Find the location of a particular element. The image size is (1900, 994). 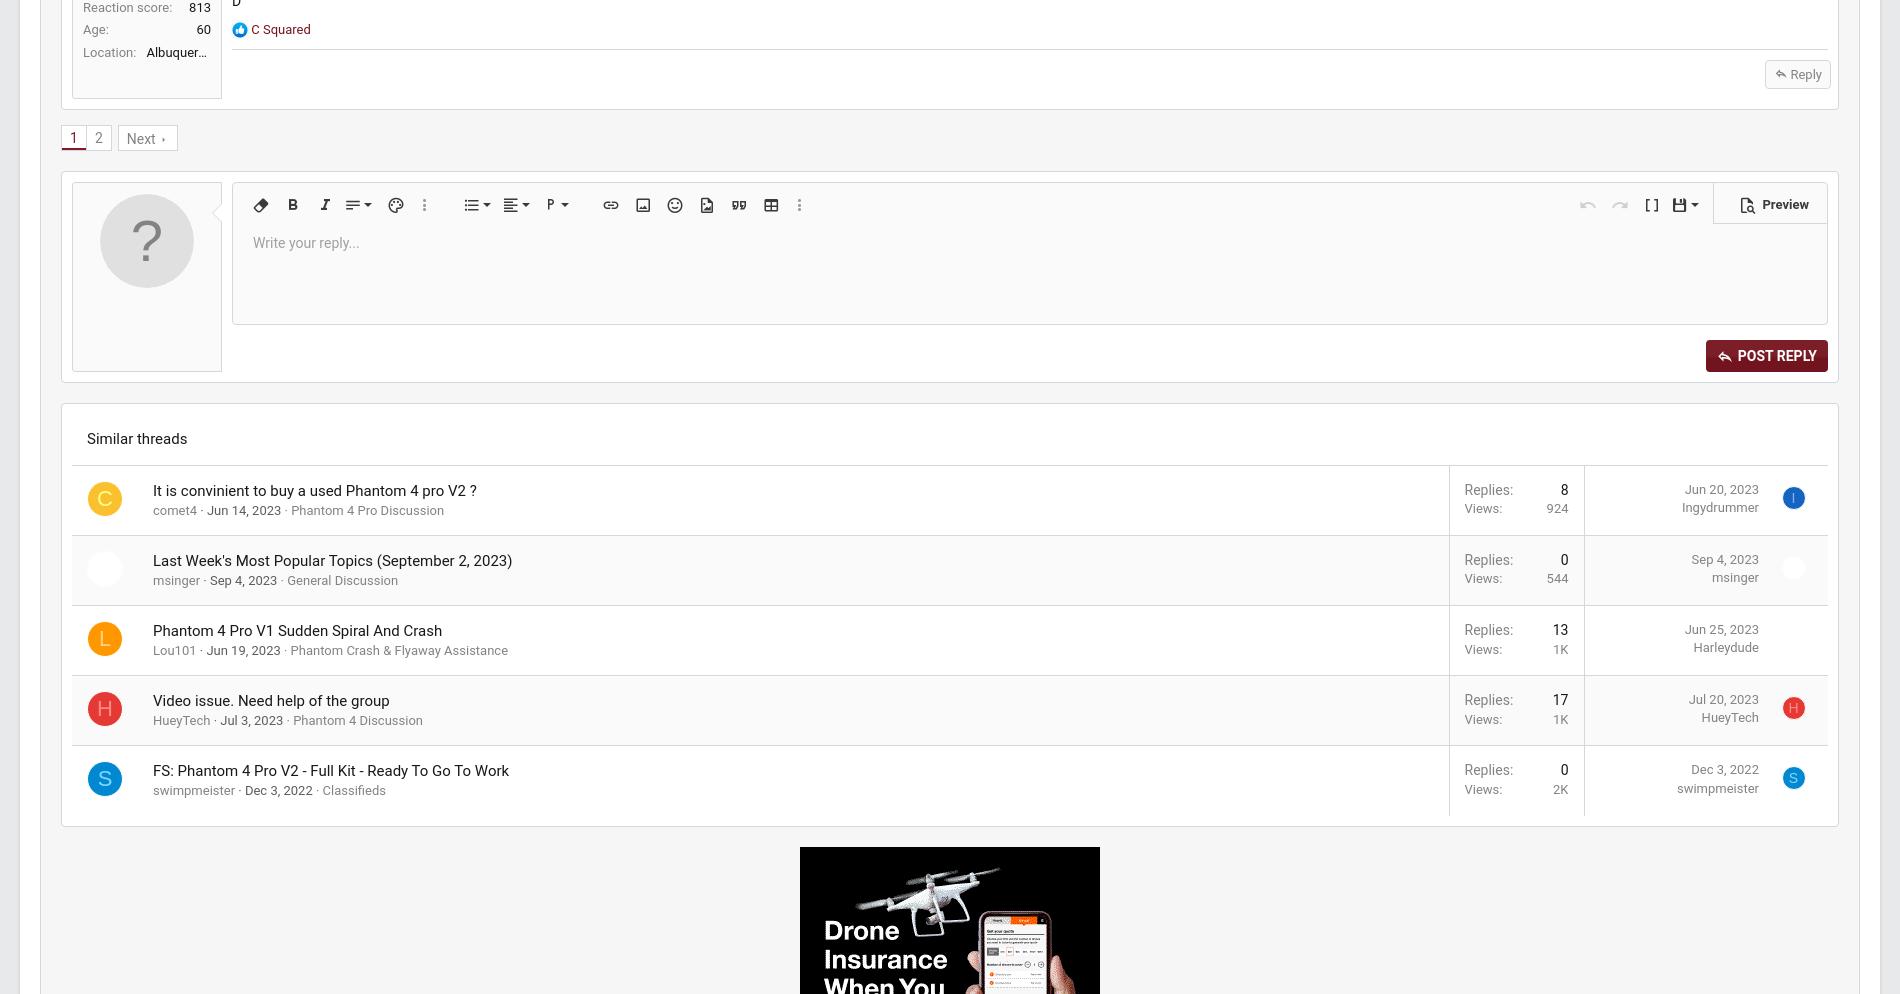

'Albuquerque, New Mexico' is located at coordinates (267, 174).